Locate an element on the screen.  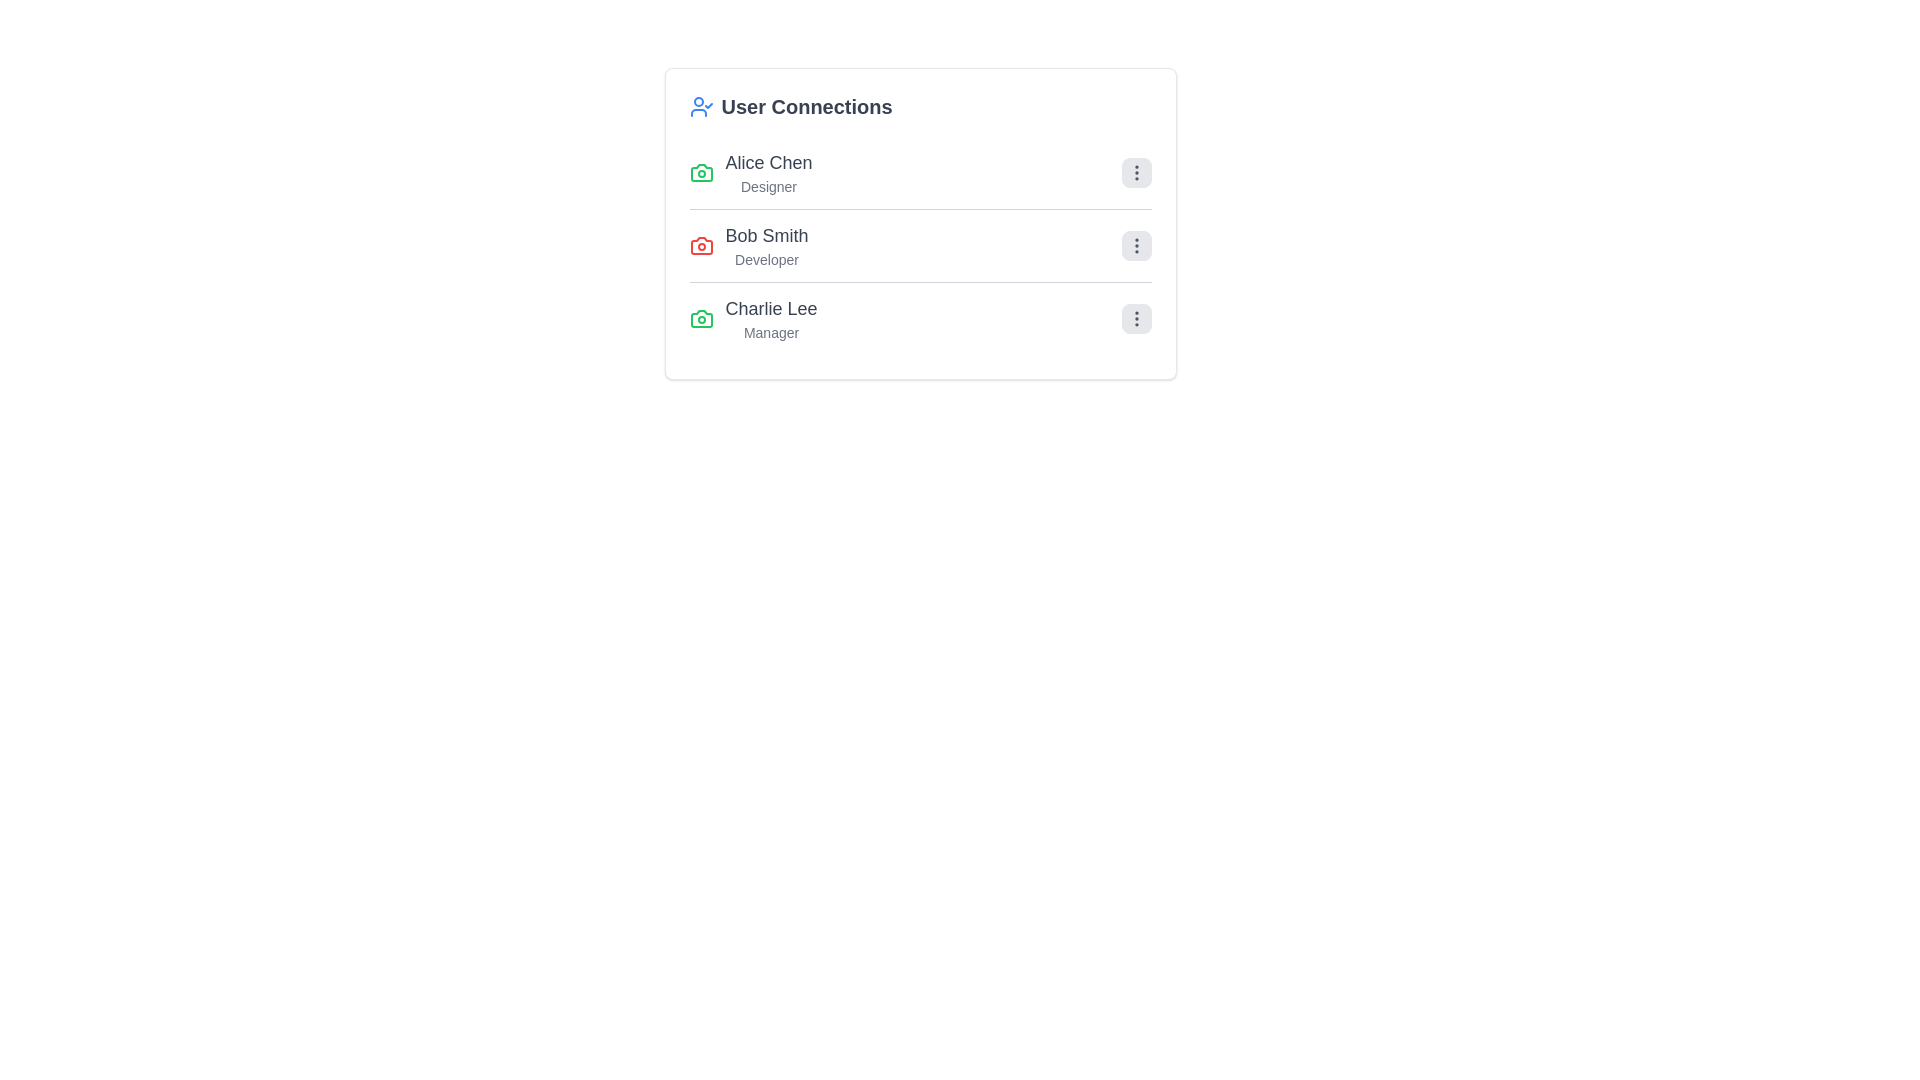
the text label indicating the job title 'Manager' for user Charlie Lee, located in the third row of the user connection list is located at coordinates (770, 331).